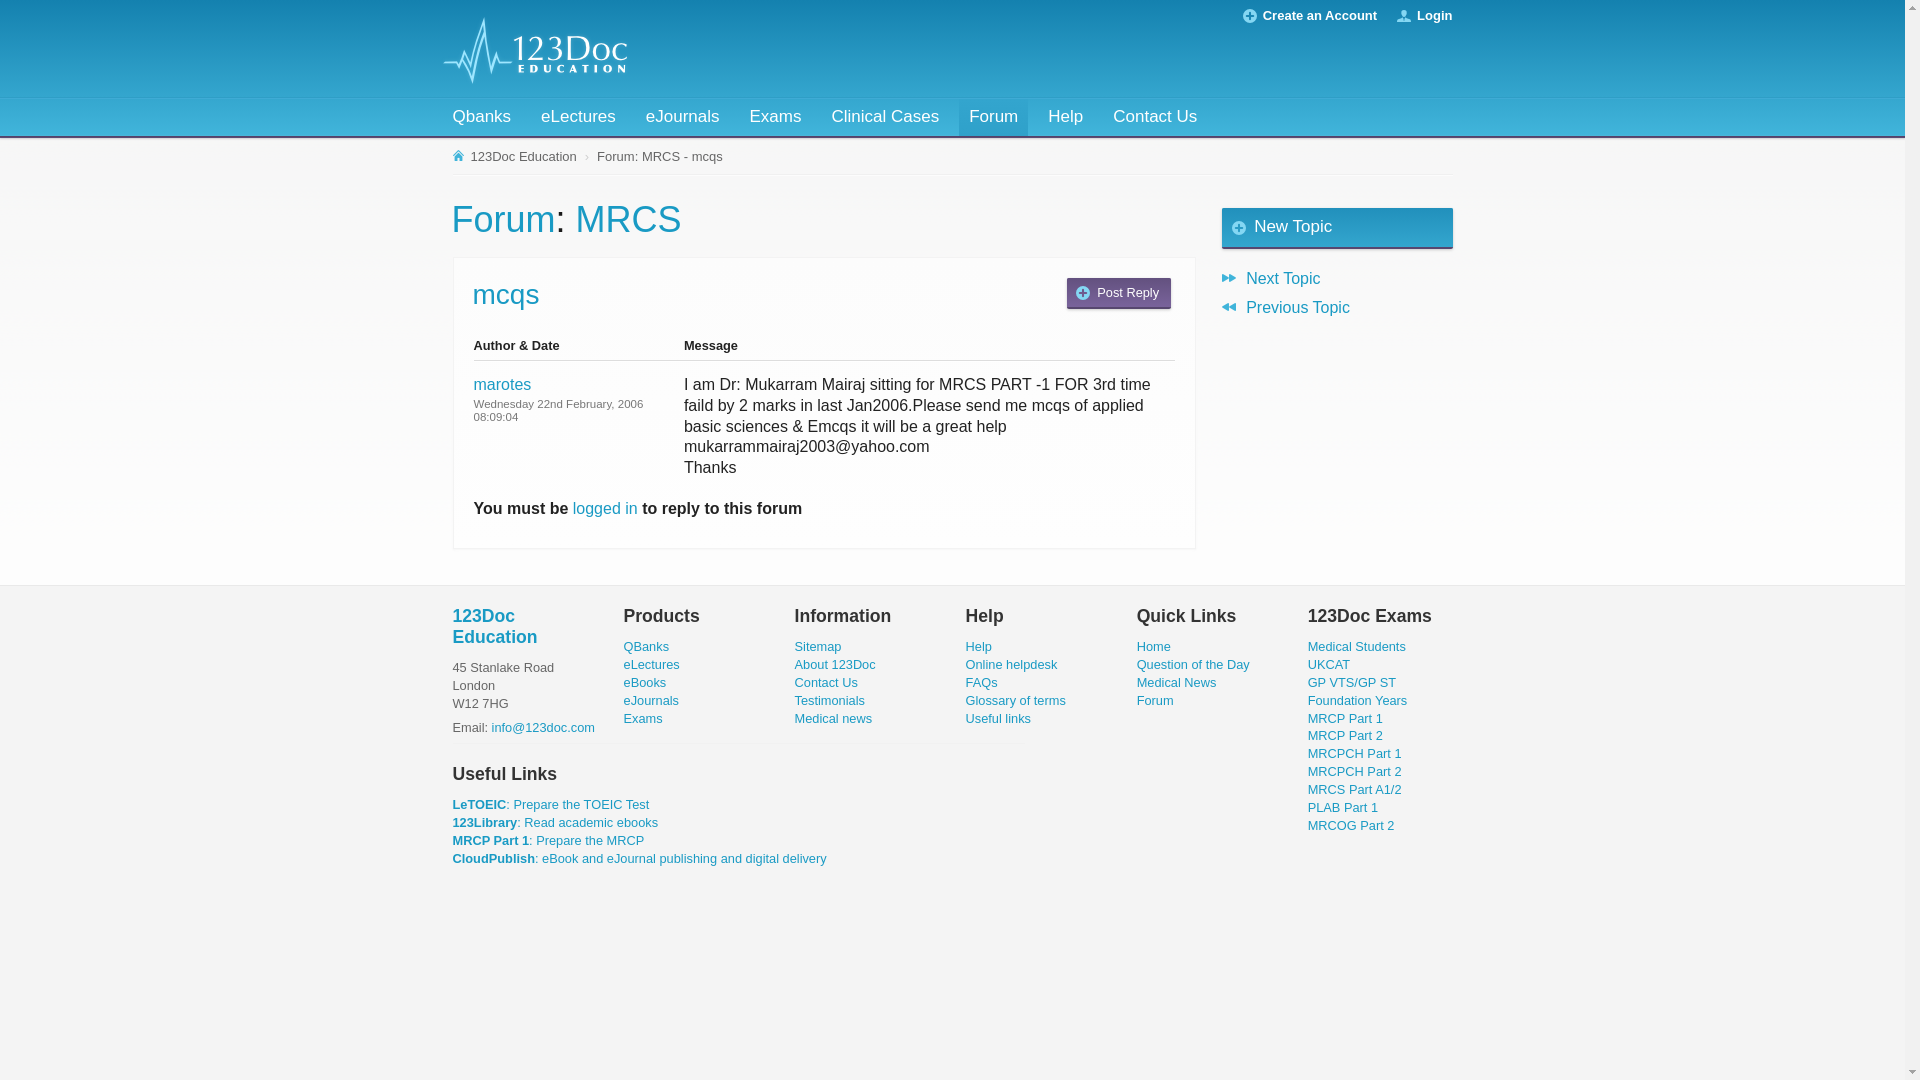 This screenshot has height=1080, width=1920. I want to click on 'QBanks', so click(647, 646).